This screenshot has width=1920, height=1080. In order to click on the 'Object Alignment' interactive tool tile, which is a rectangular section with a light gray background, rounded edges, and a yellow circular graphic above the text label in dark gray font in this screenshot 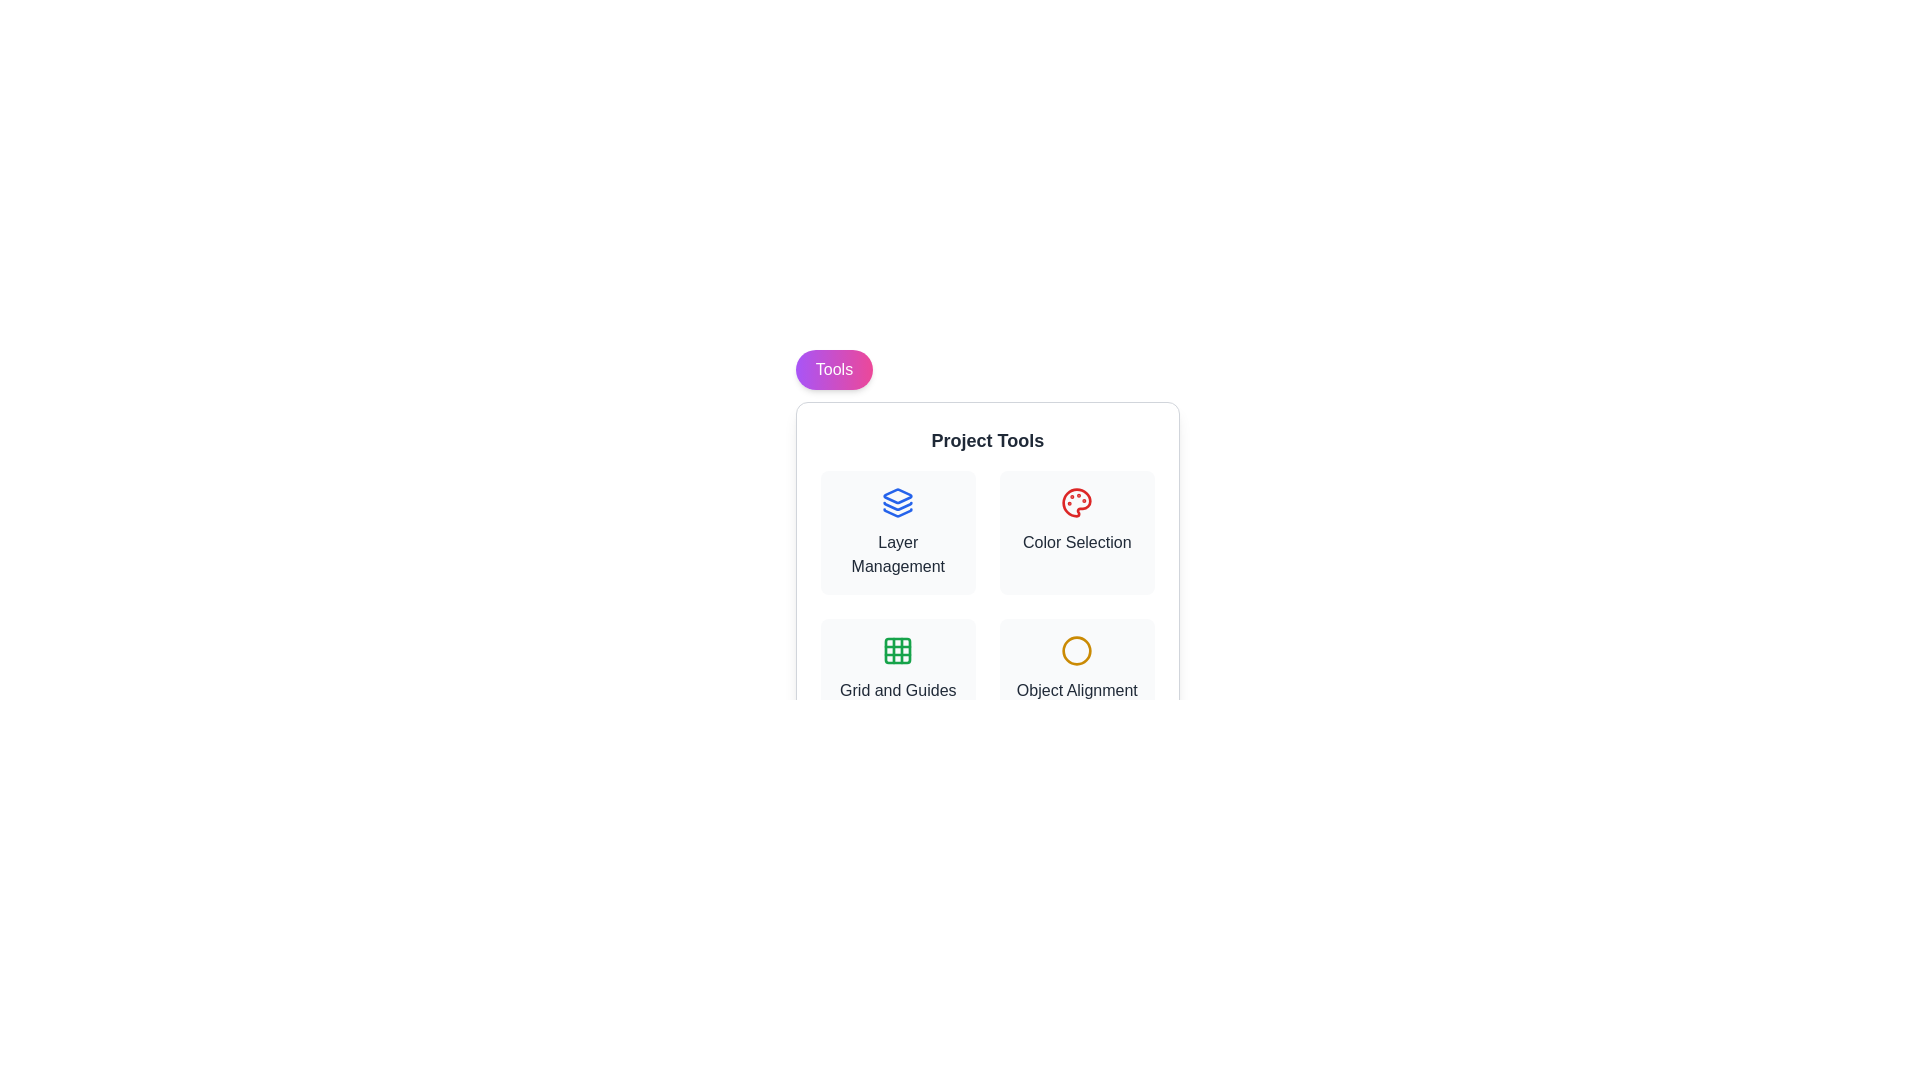, I will do `click(1076, 668)`.